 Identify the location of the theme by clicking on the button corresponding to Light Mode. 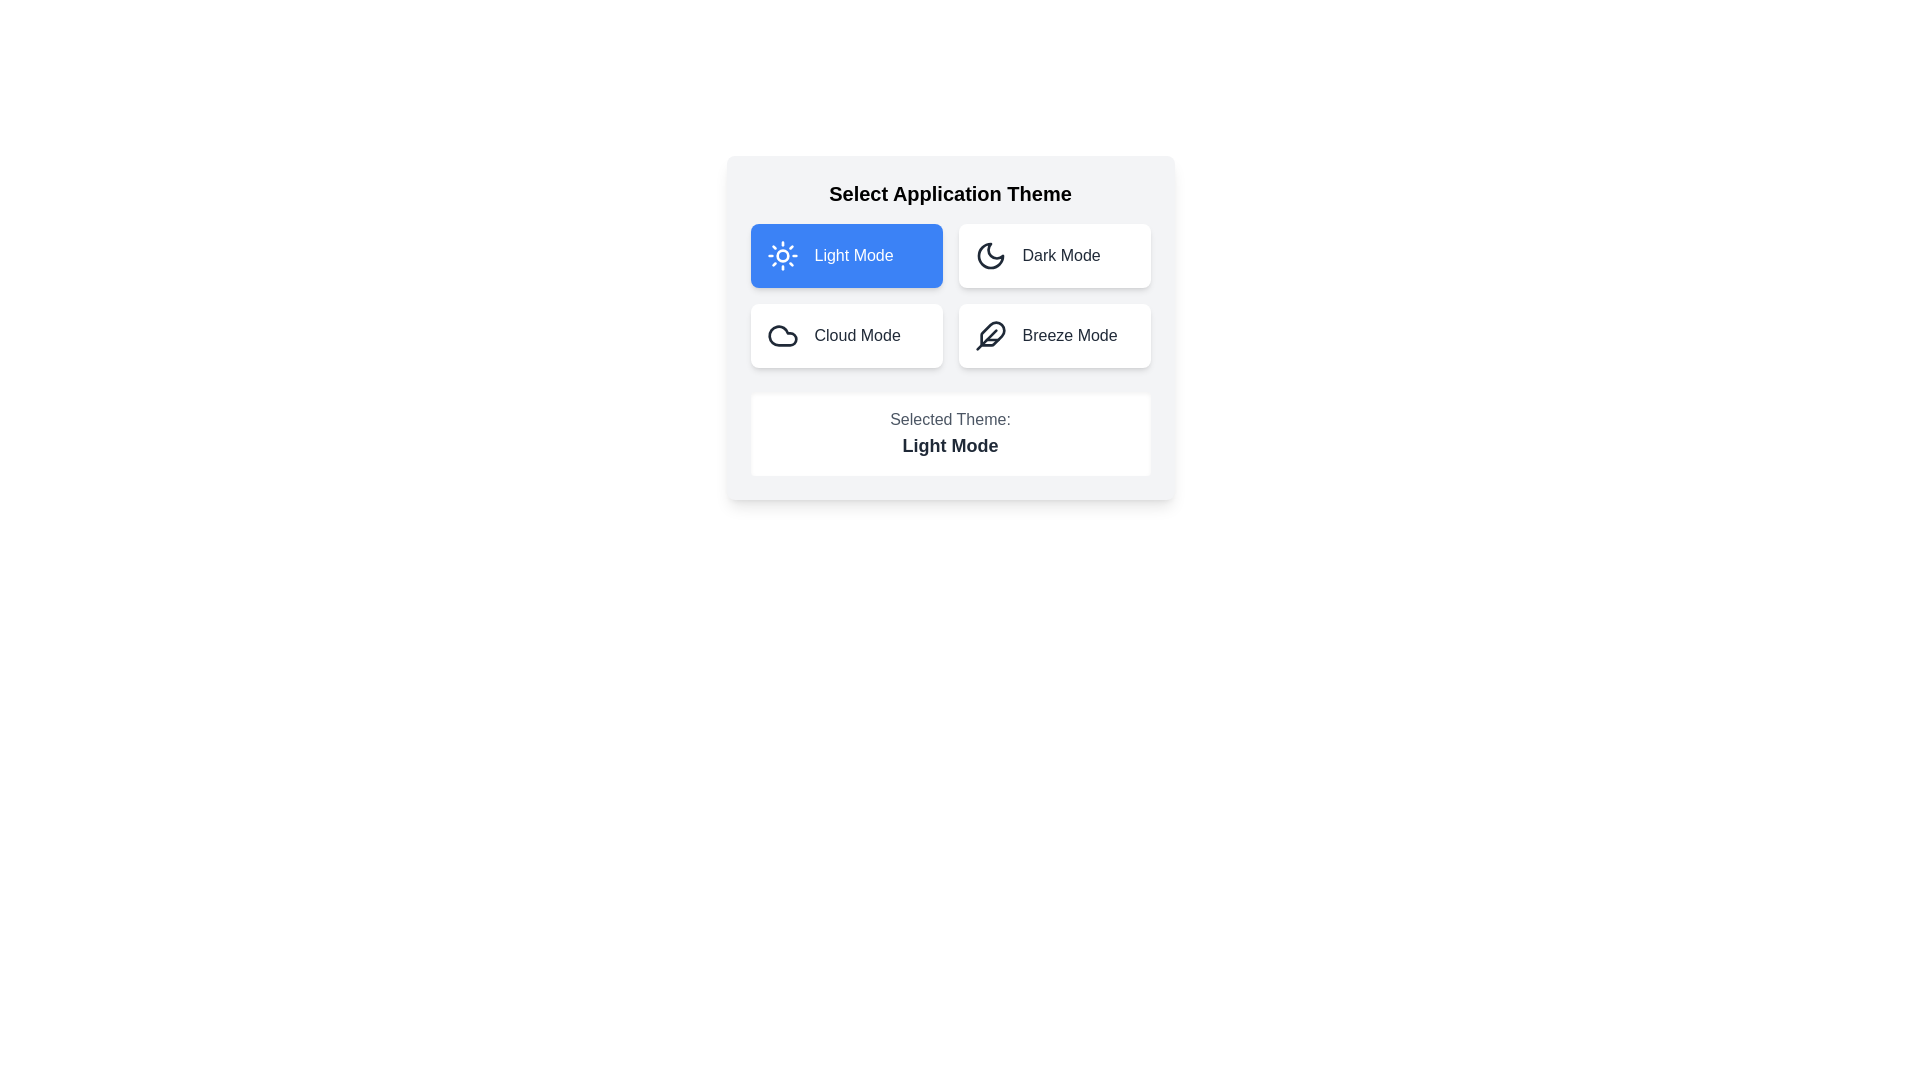
(846, 254).